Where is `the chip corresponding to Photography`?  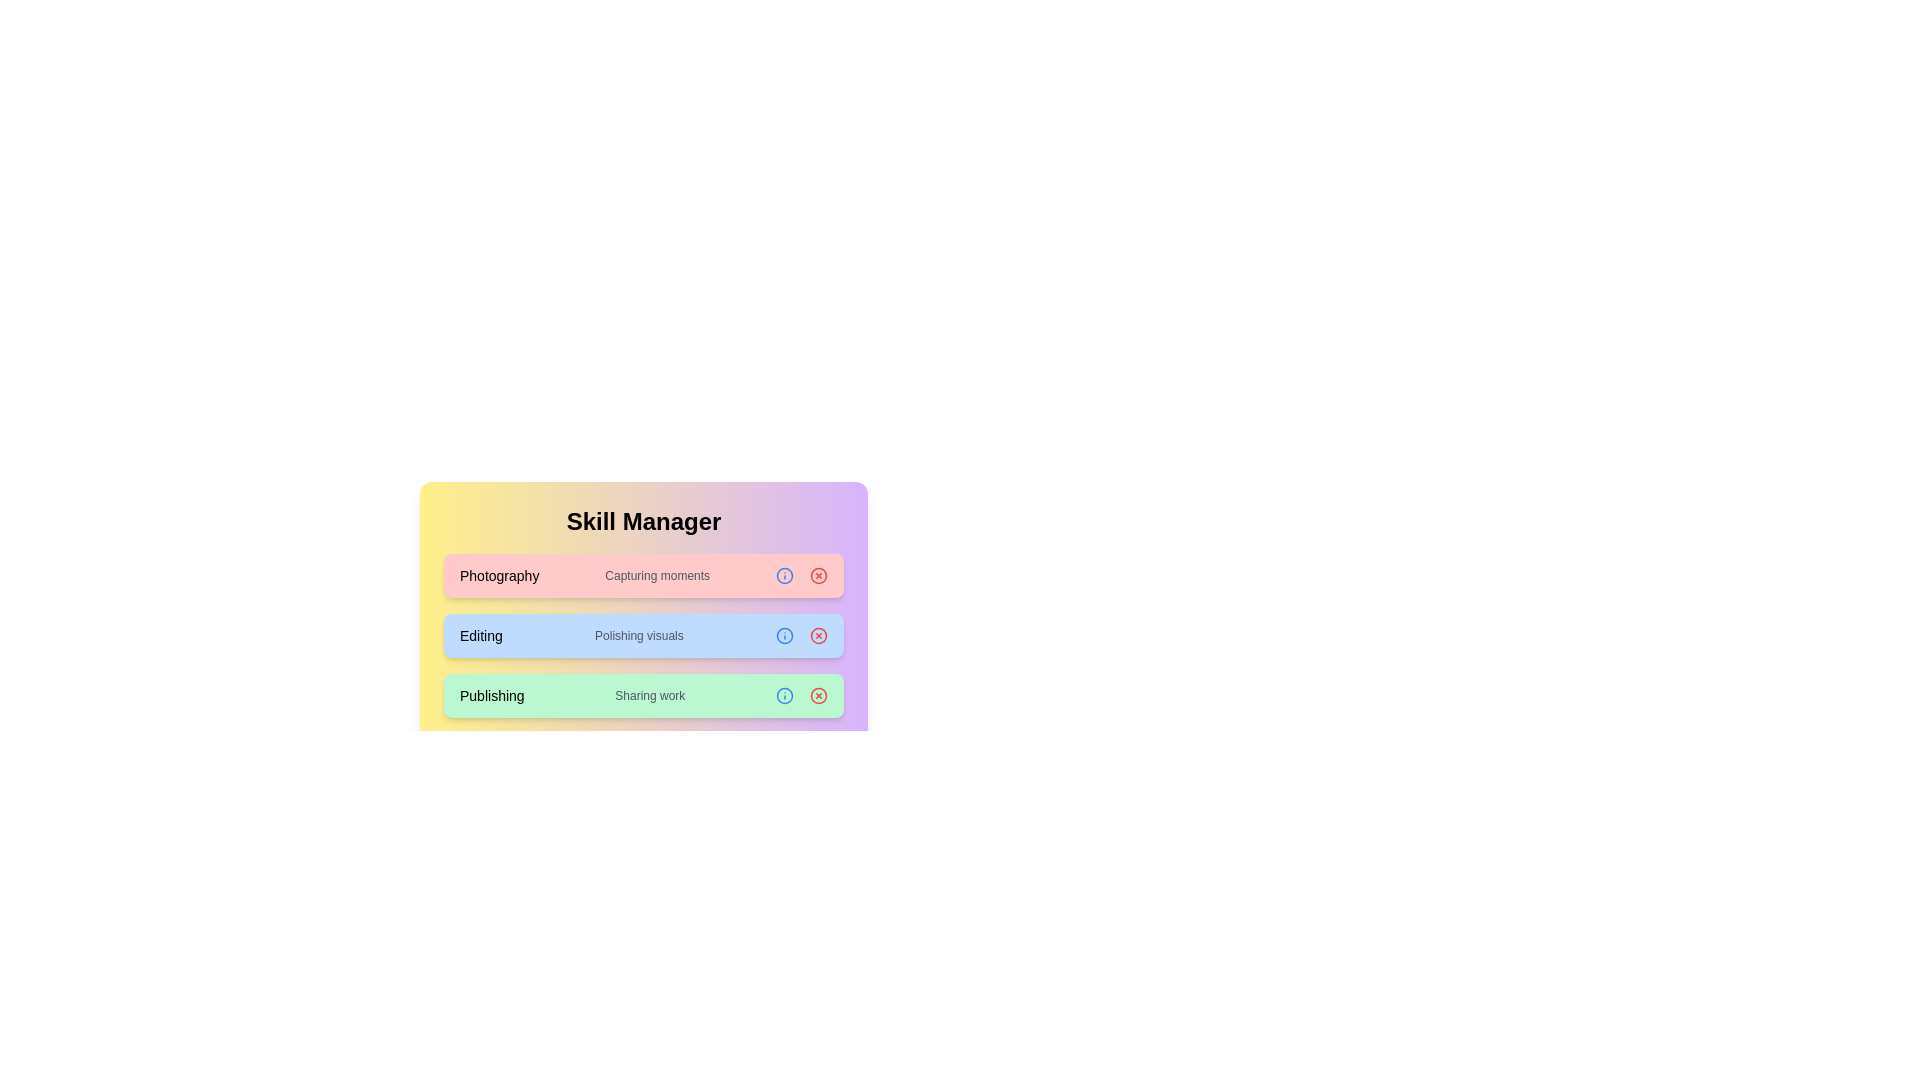
the chip corresponding to Photography is located at coordinates (819, 575).